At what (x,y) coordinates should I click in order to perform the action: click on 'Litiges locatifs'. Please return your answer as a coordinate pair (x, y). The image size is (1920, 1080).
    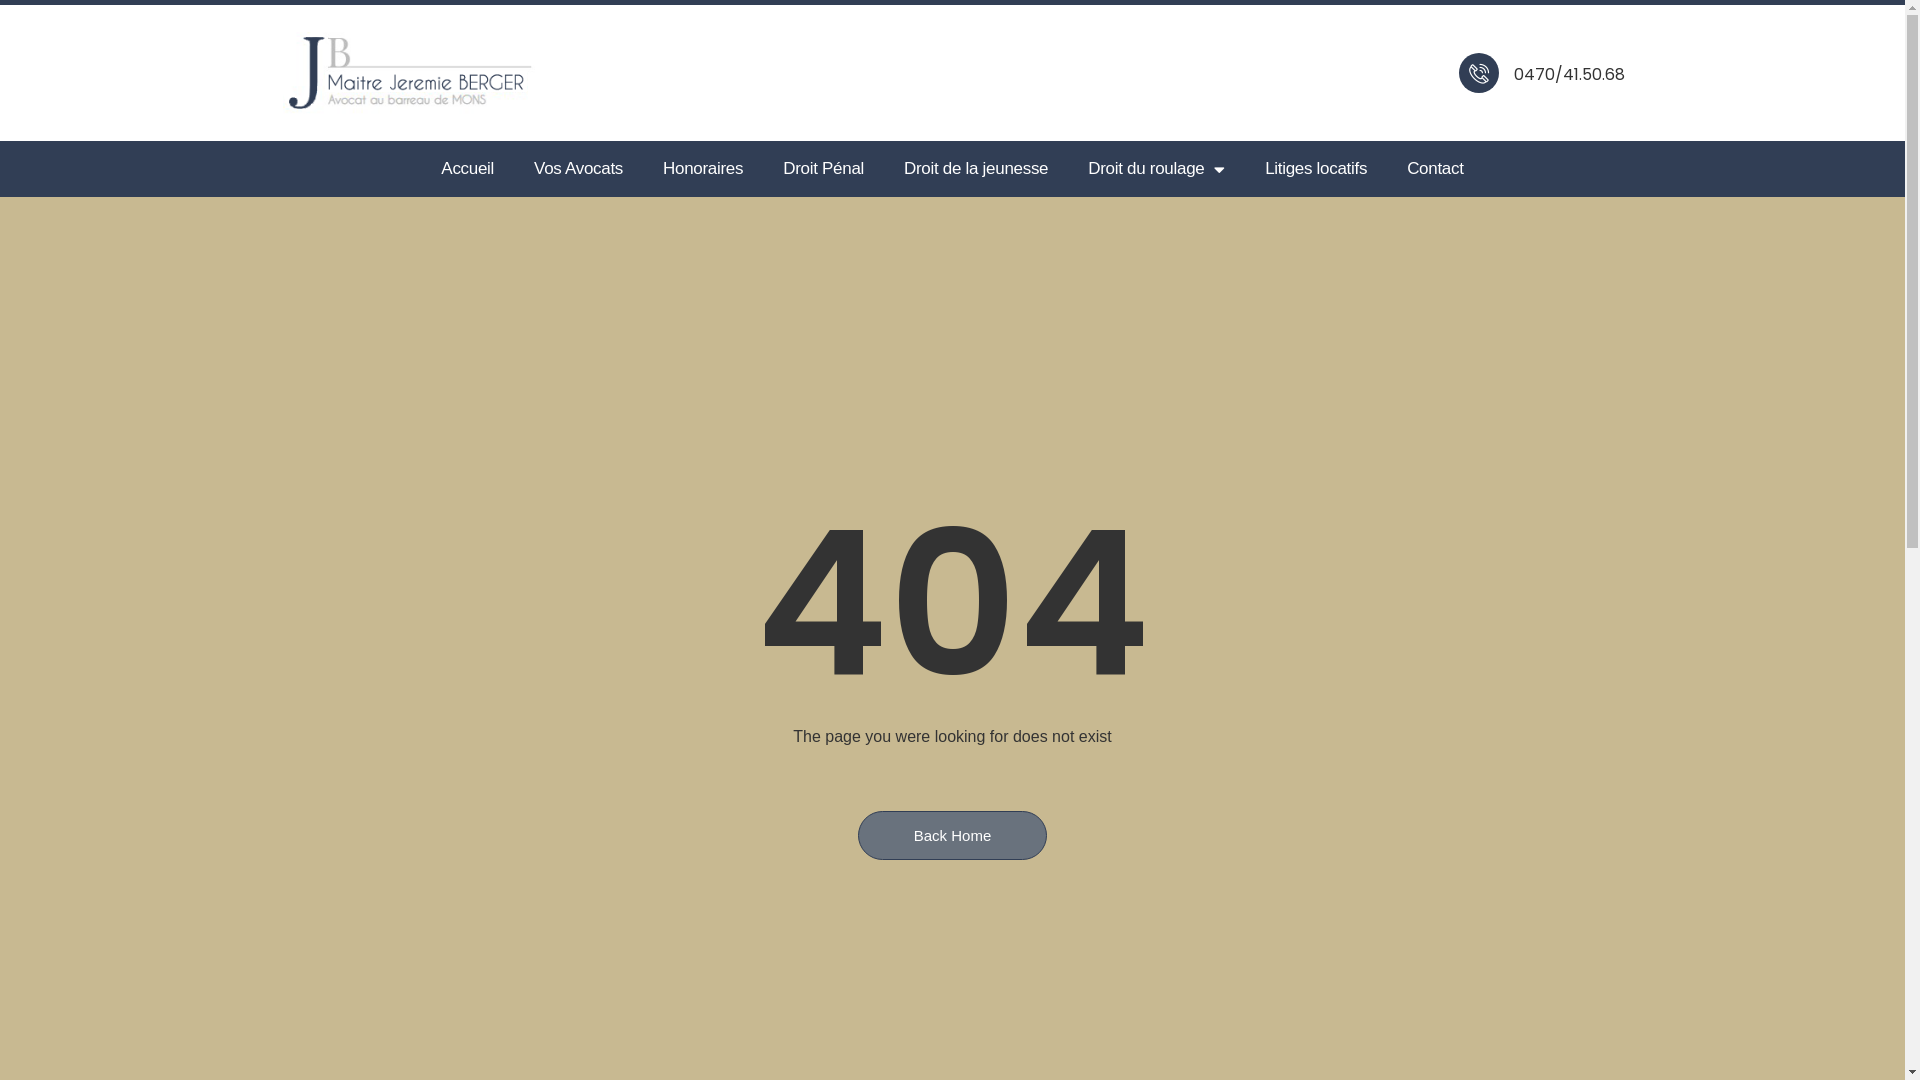
    Looking at the image, I should click on (1315, 168).